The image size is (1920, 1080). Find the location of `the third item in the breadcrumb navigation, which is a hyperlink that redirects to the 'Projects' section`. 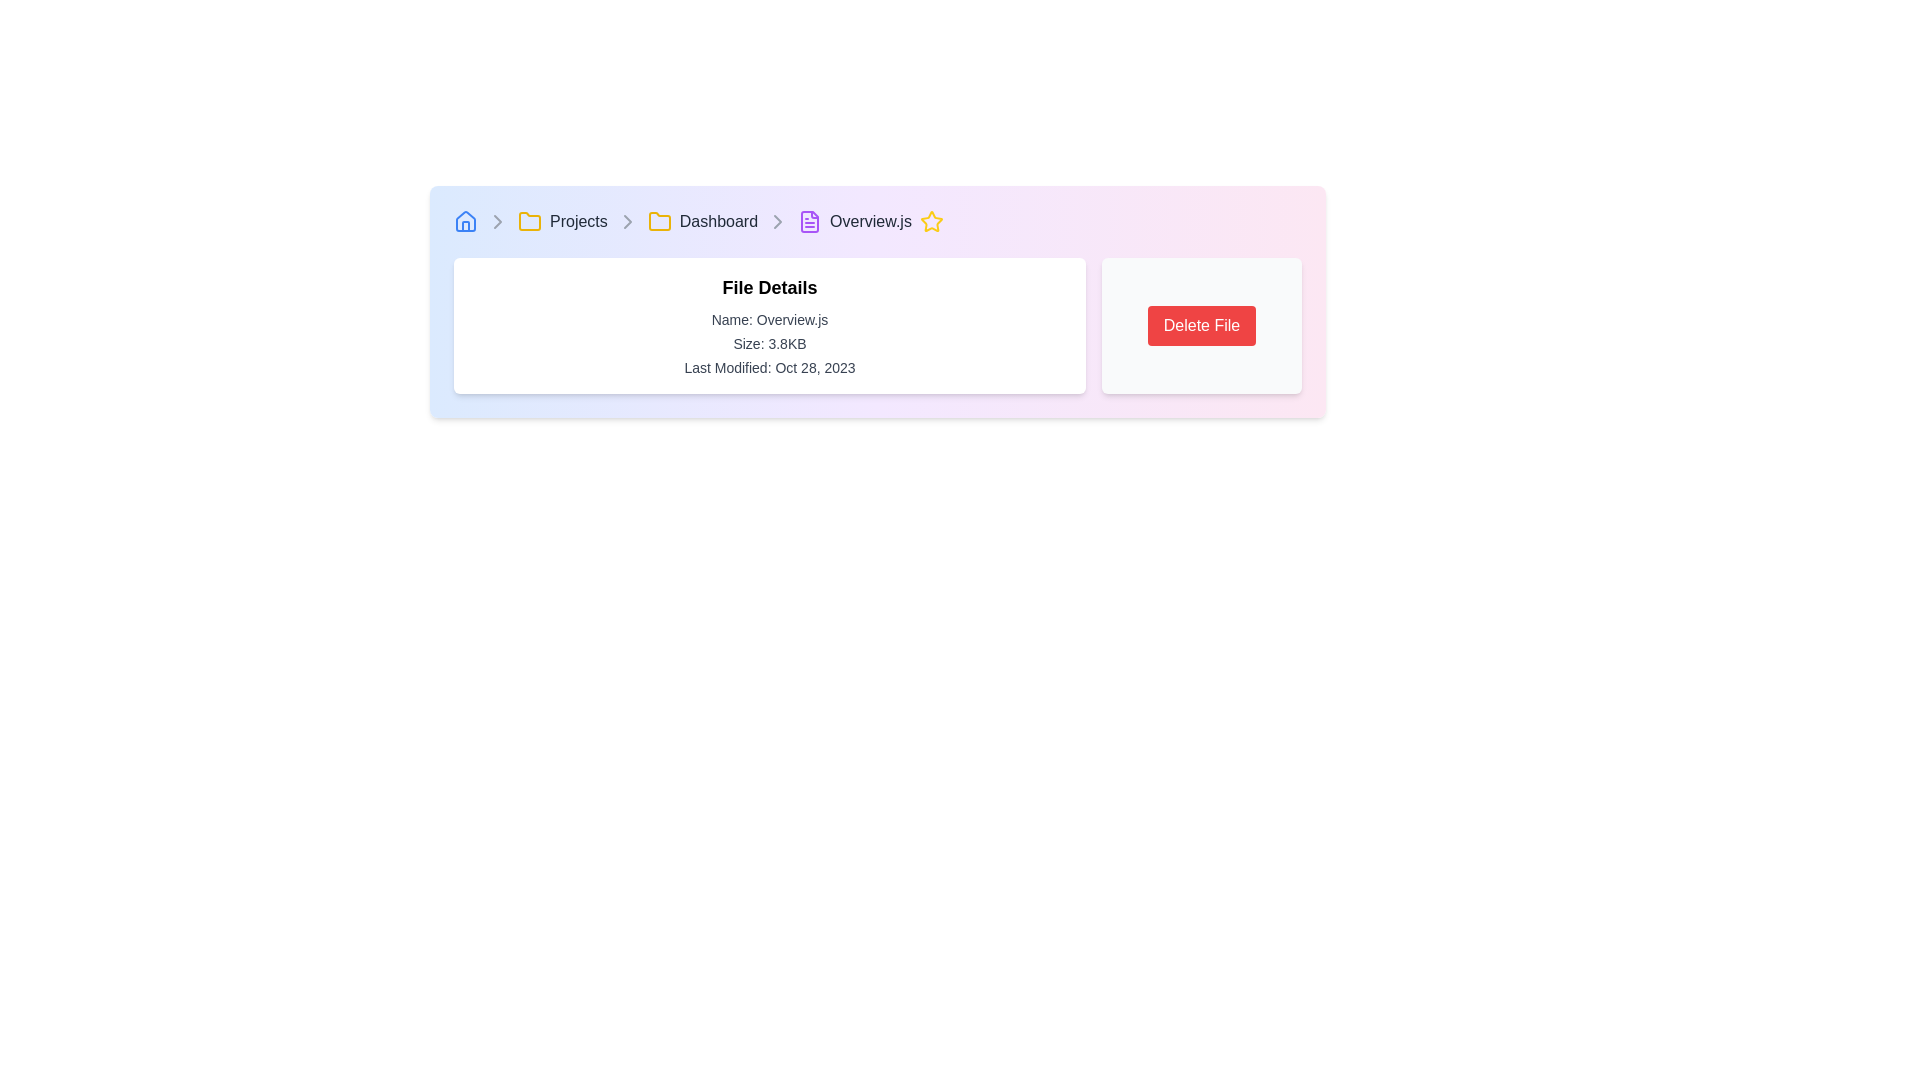

the third item in the breadcrumb navigation, which is a hyperlink that redirects to the 'Projects' section is located at coordinates (577, 222).